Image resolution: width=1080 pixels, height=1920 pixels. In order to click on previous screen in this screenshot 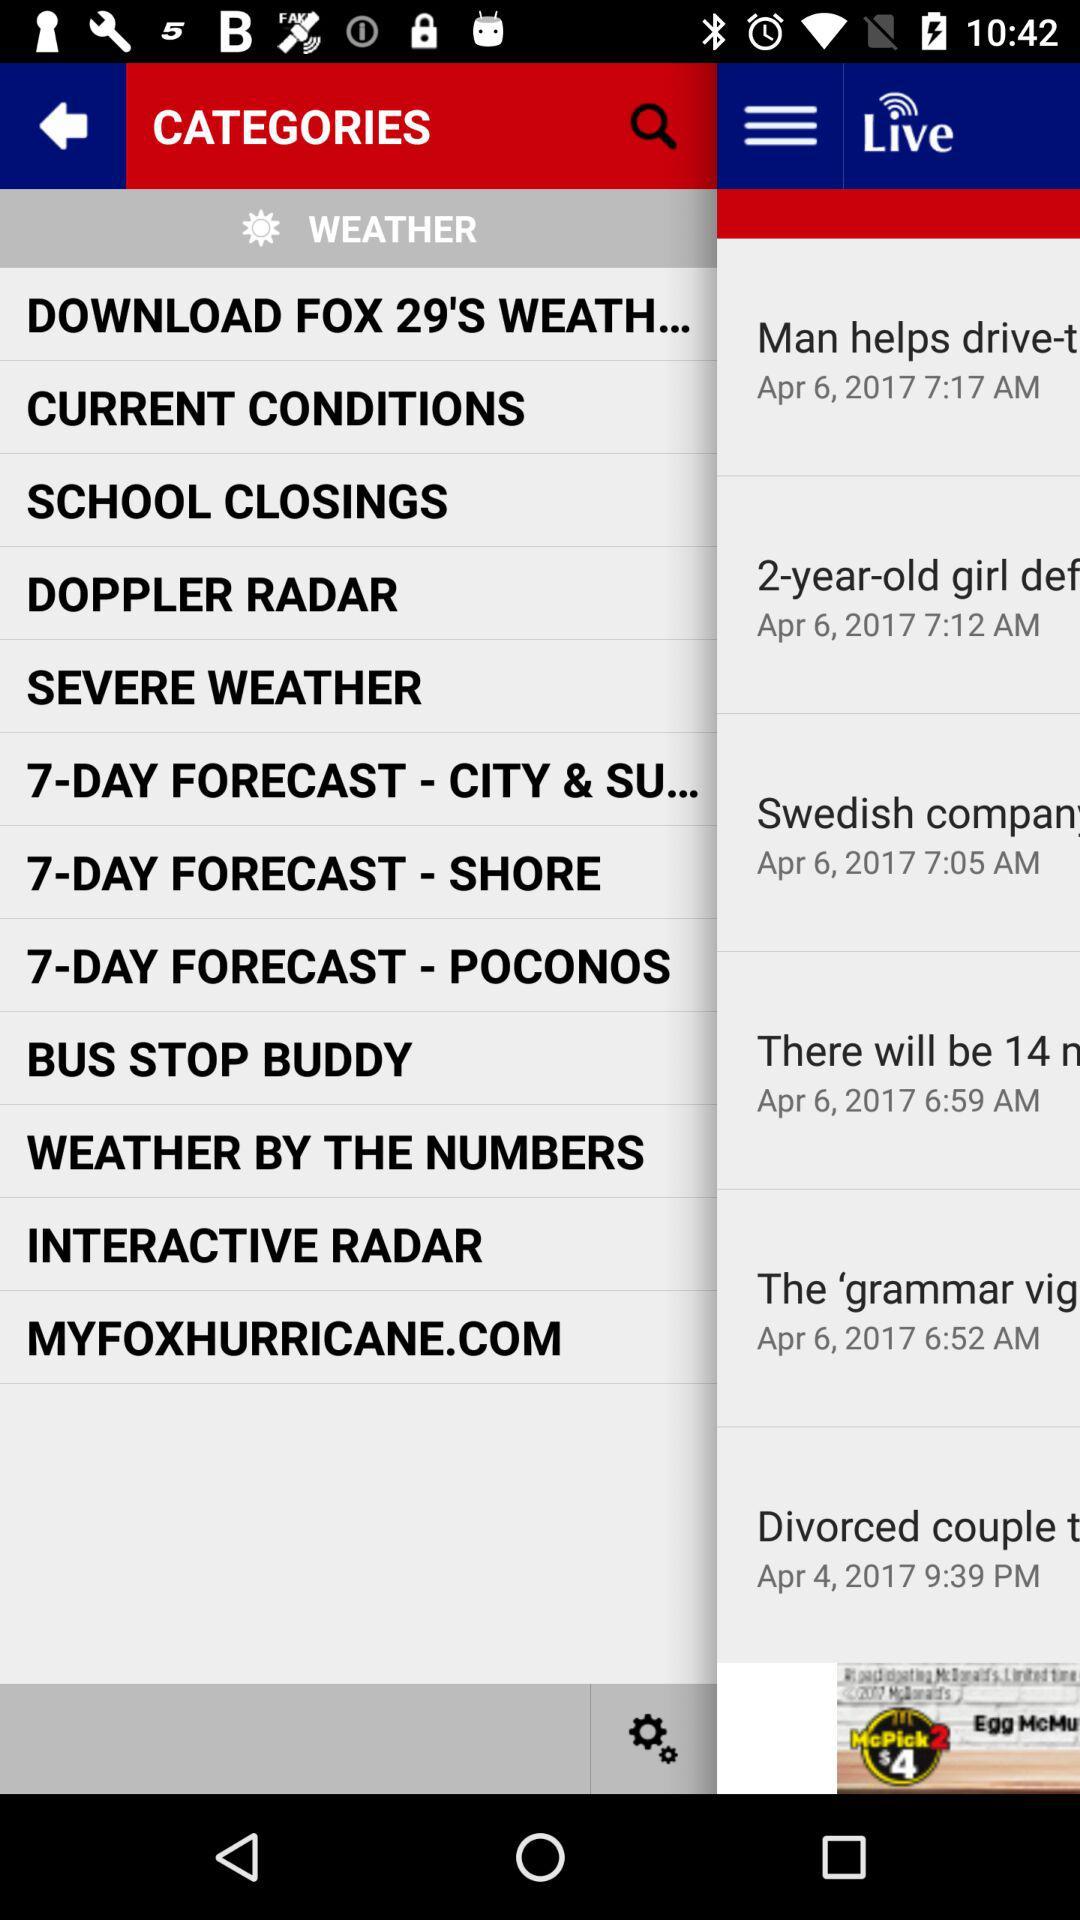, I will do `click(61, 124)`.